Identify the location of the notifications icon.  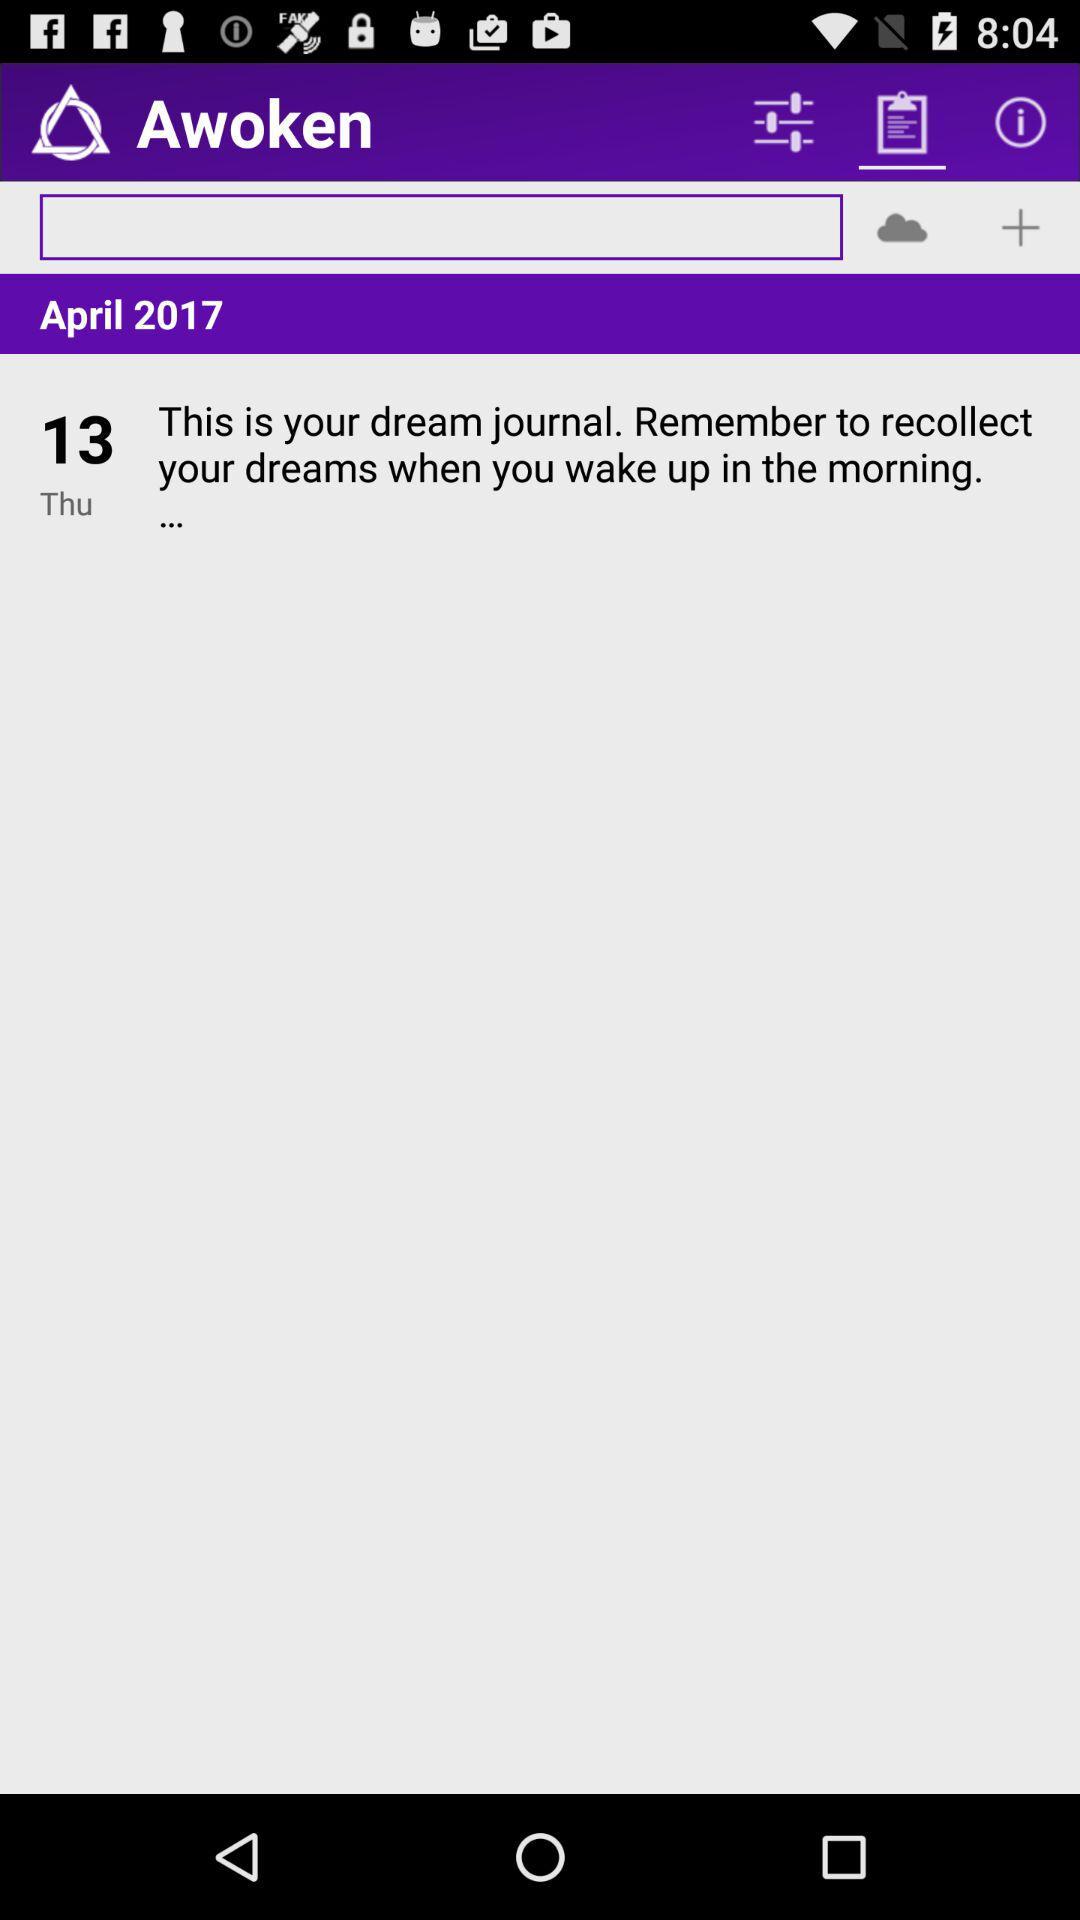
(69, 129).